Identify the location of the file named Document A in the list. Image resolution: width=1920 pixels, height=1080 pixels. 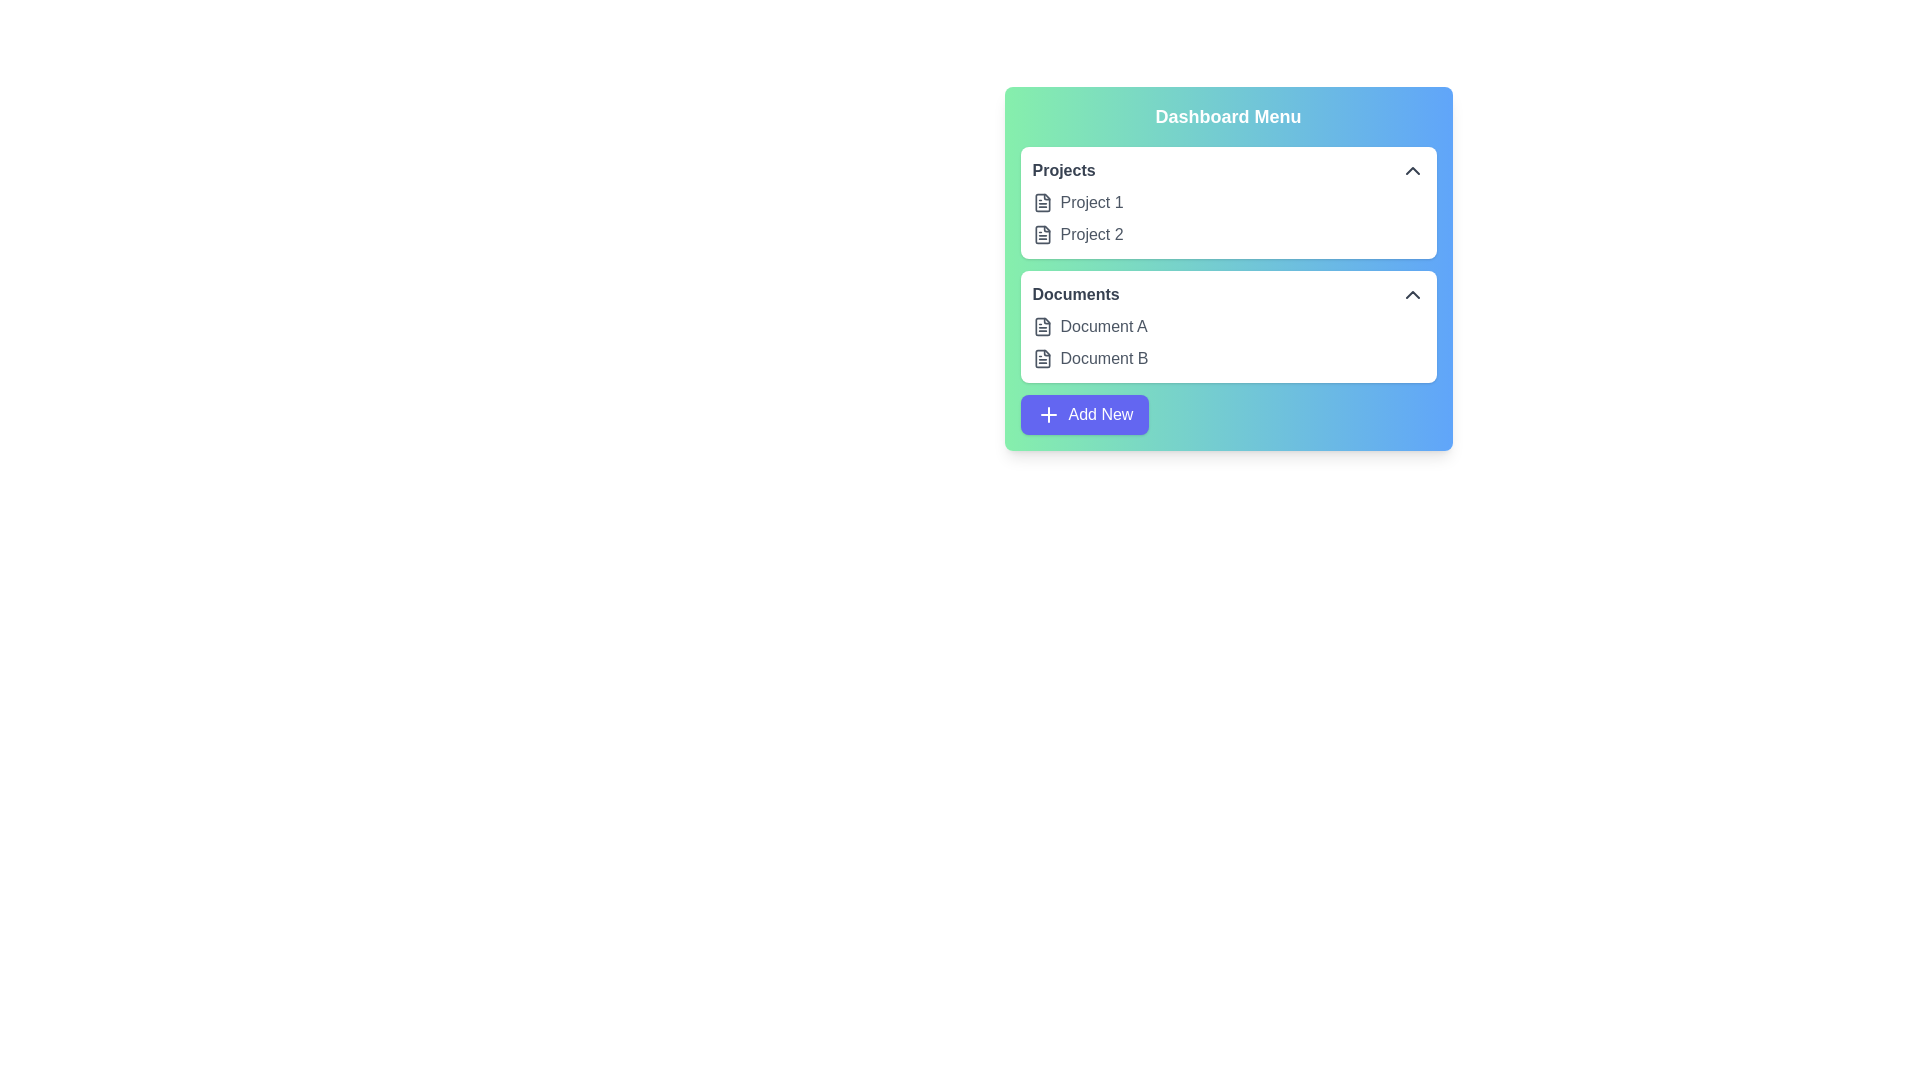
(1041, 326).